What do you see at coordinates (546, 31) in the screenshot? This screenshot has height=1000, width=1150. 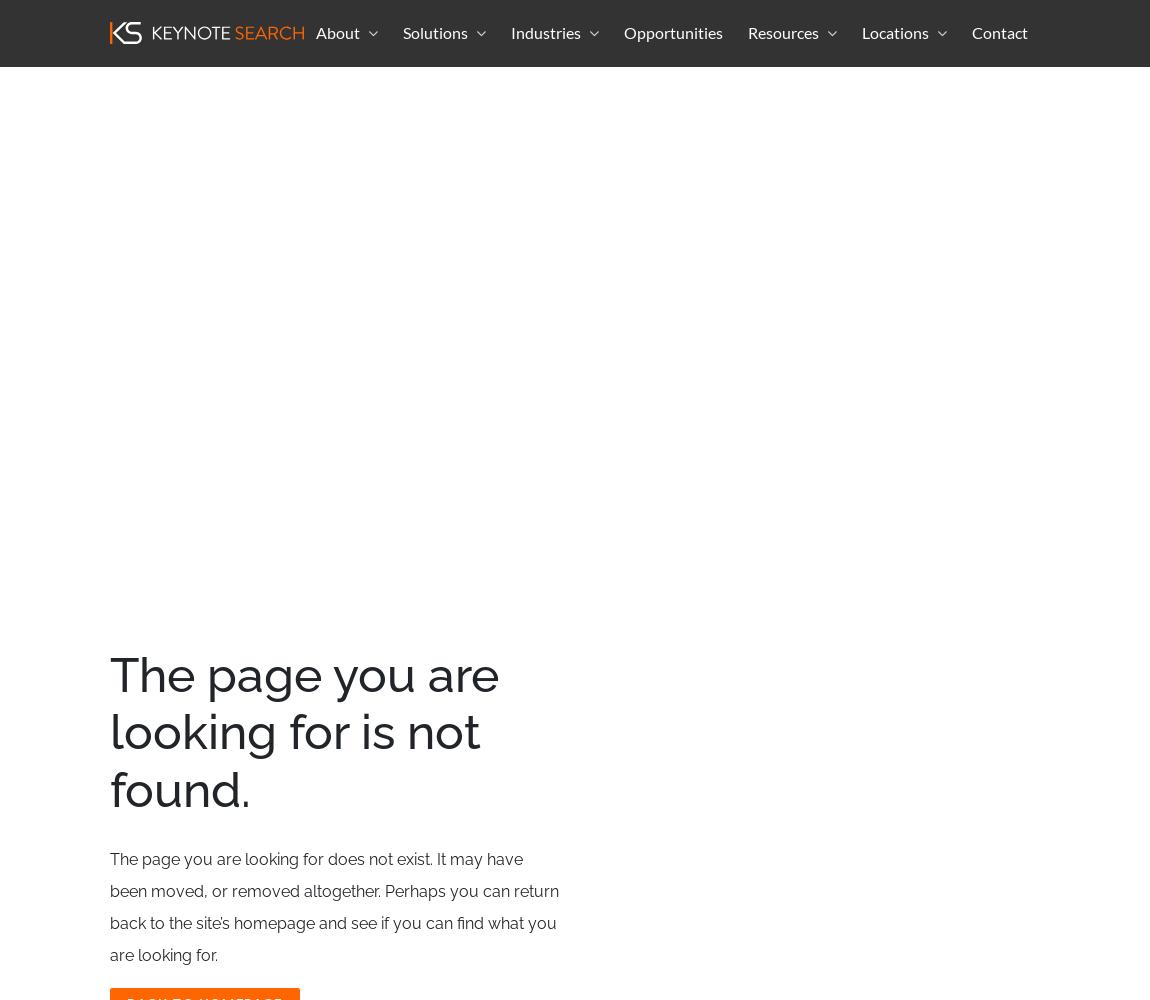 I see `'Industries'` at bounding box center [546, 31].